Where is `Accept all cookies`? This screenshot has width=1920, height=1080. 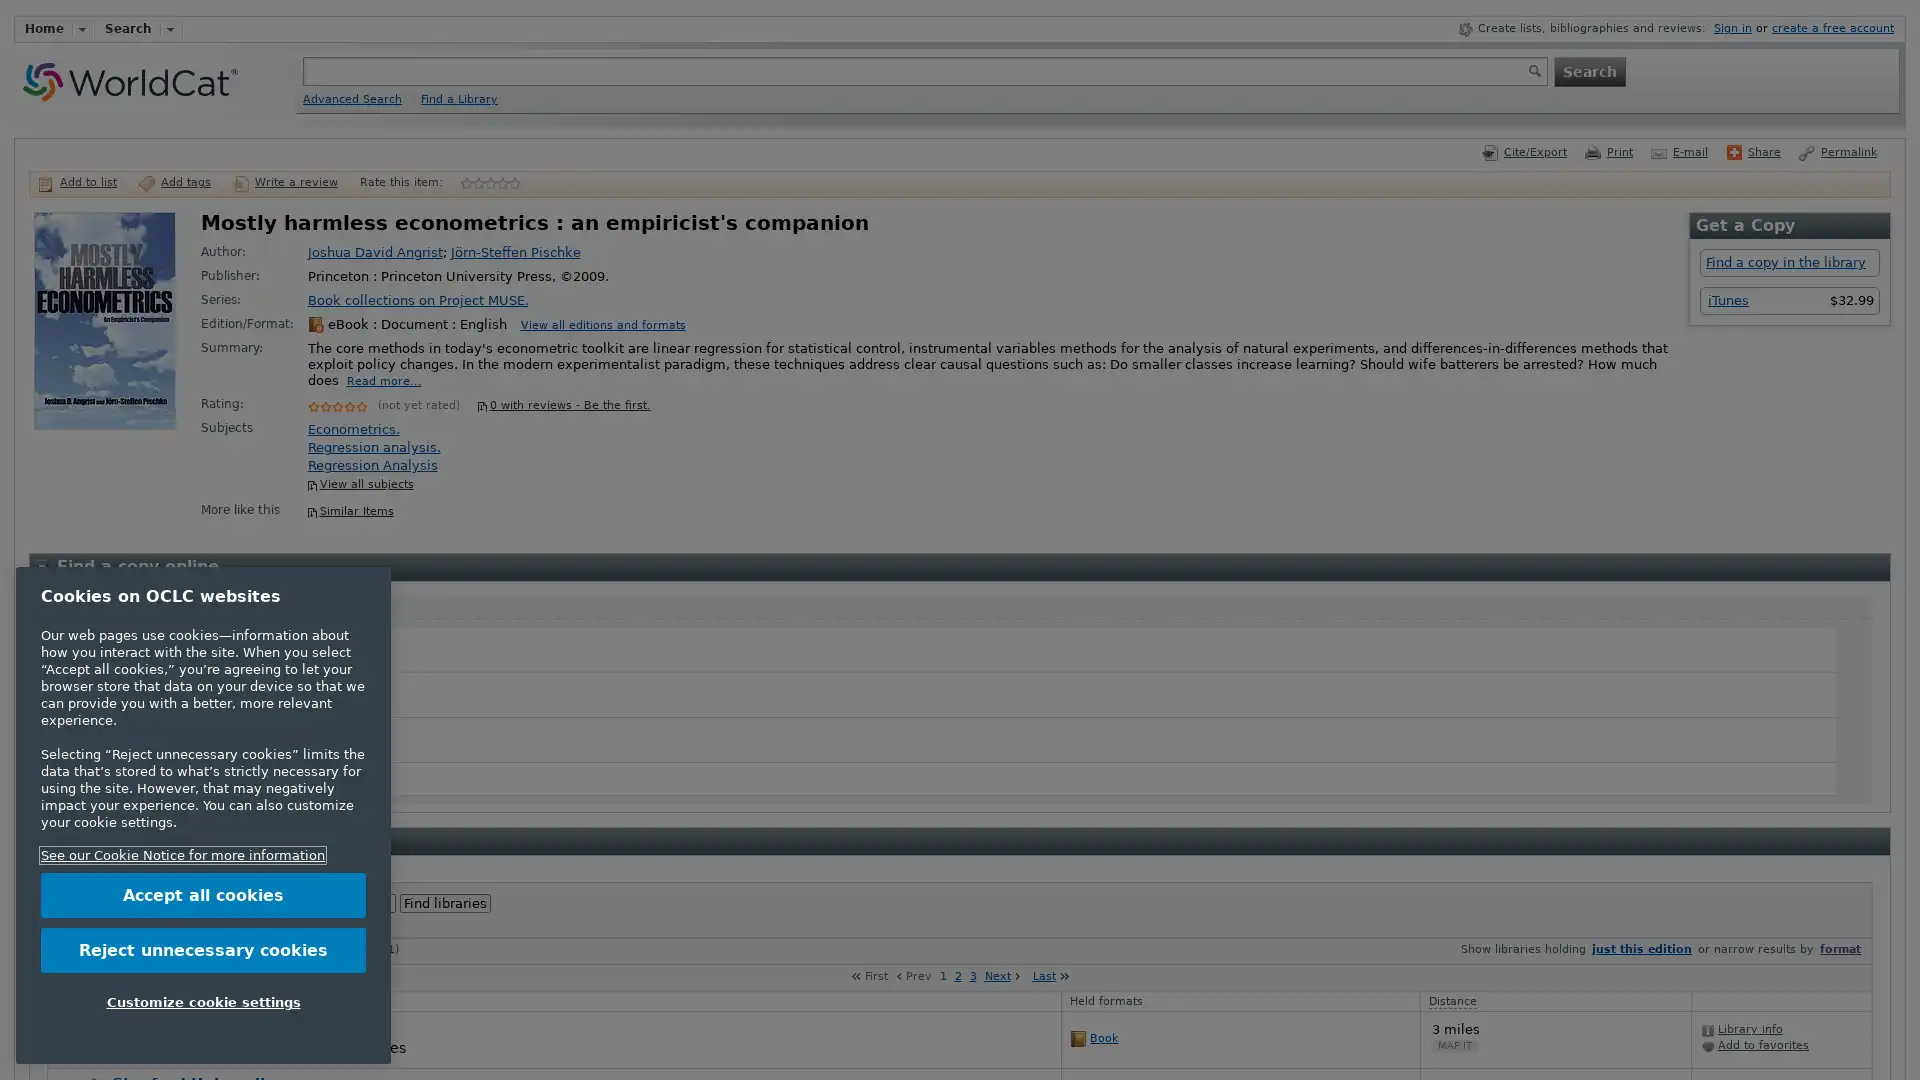 Accept all cookies is located at coordinates (203, 894).